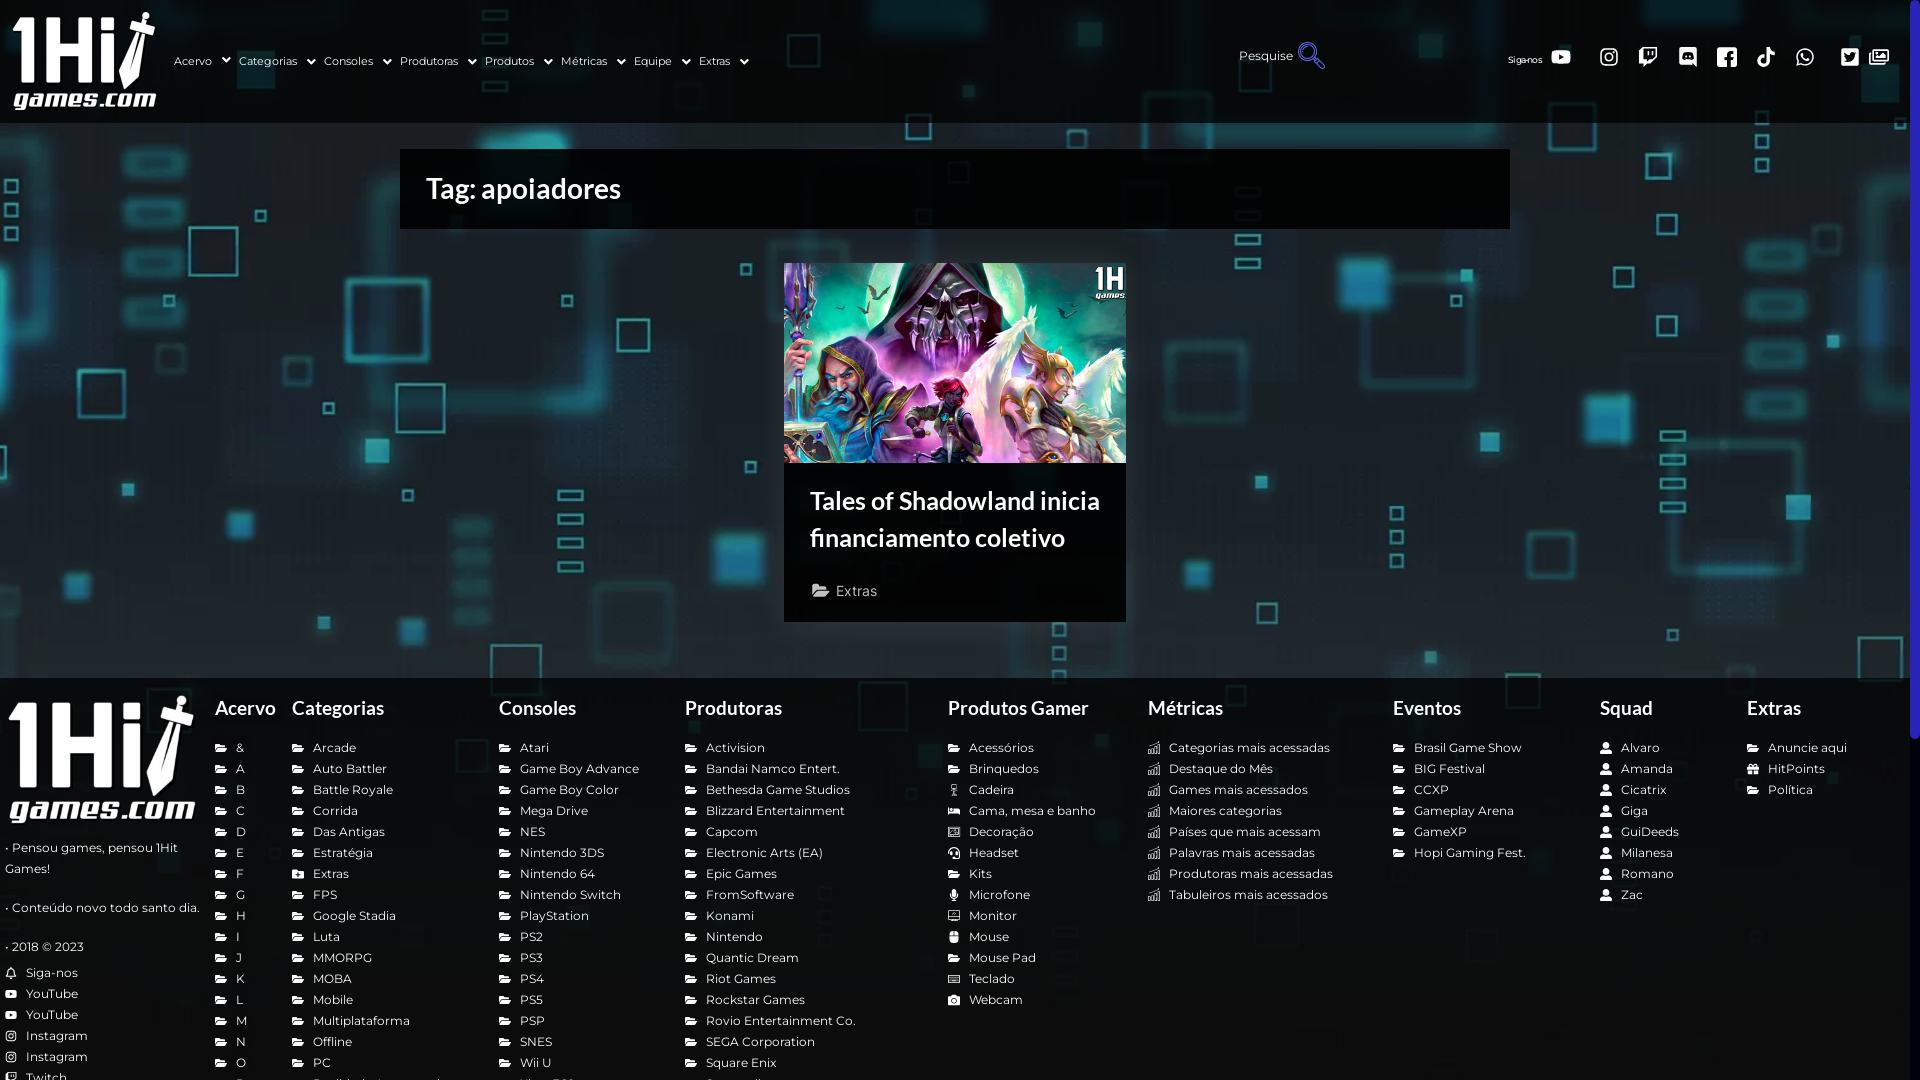  Describe the element at coordinates (242, 1020) in the screenshot. I see `'M'` at that location.